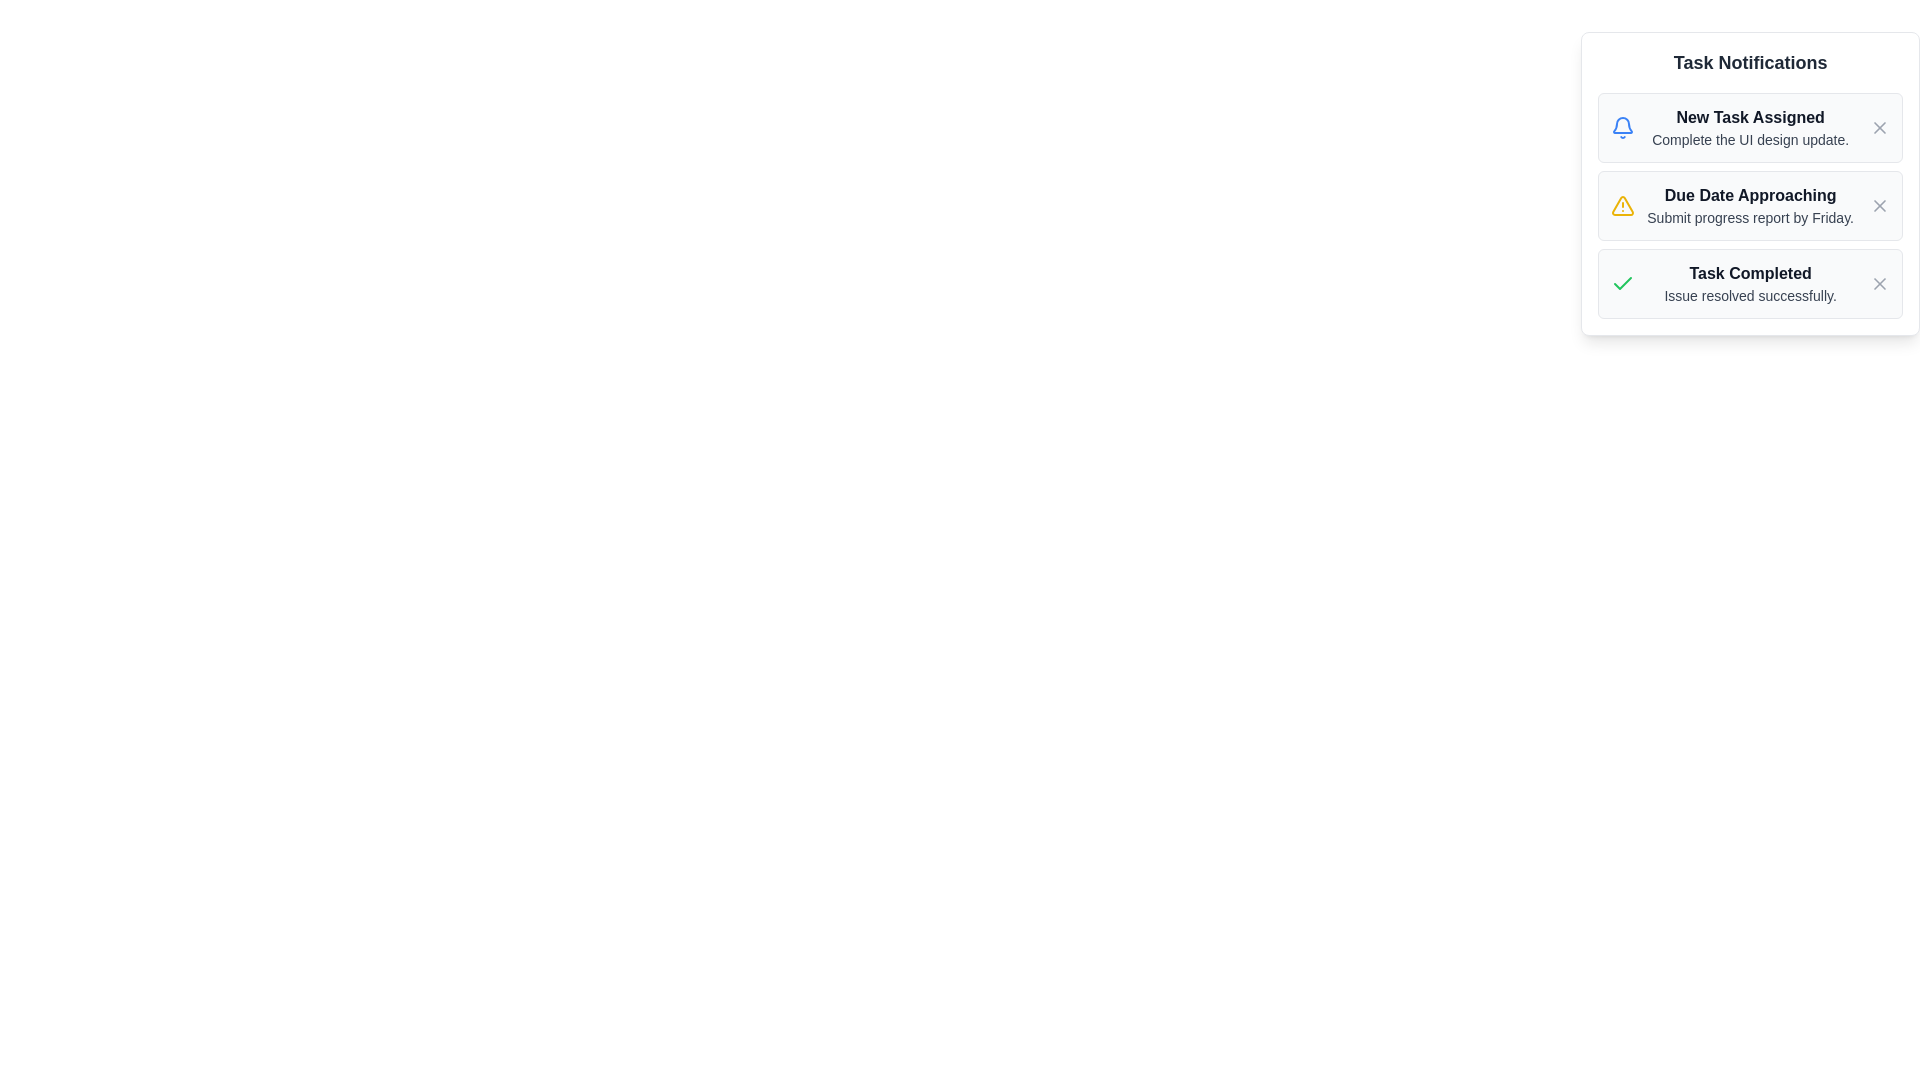 The height and width of the screenshot is (1080, 1920). What do you see at coordinates (1749, 127) in the screenshot?
I see `the first notification item at the top of the notification list to focus on the task details` at bounding box center [1749, 127].